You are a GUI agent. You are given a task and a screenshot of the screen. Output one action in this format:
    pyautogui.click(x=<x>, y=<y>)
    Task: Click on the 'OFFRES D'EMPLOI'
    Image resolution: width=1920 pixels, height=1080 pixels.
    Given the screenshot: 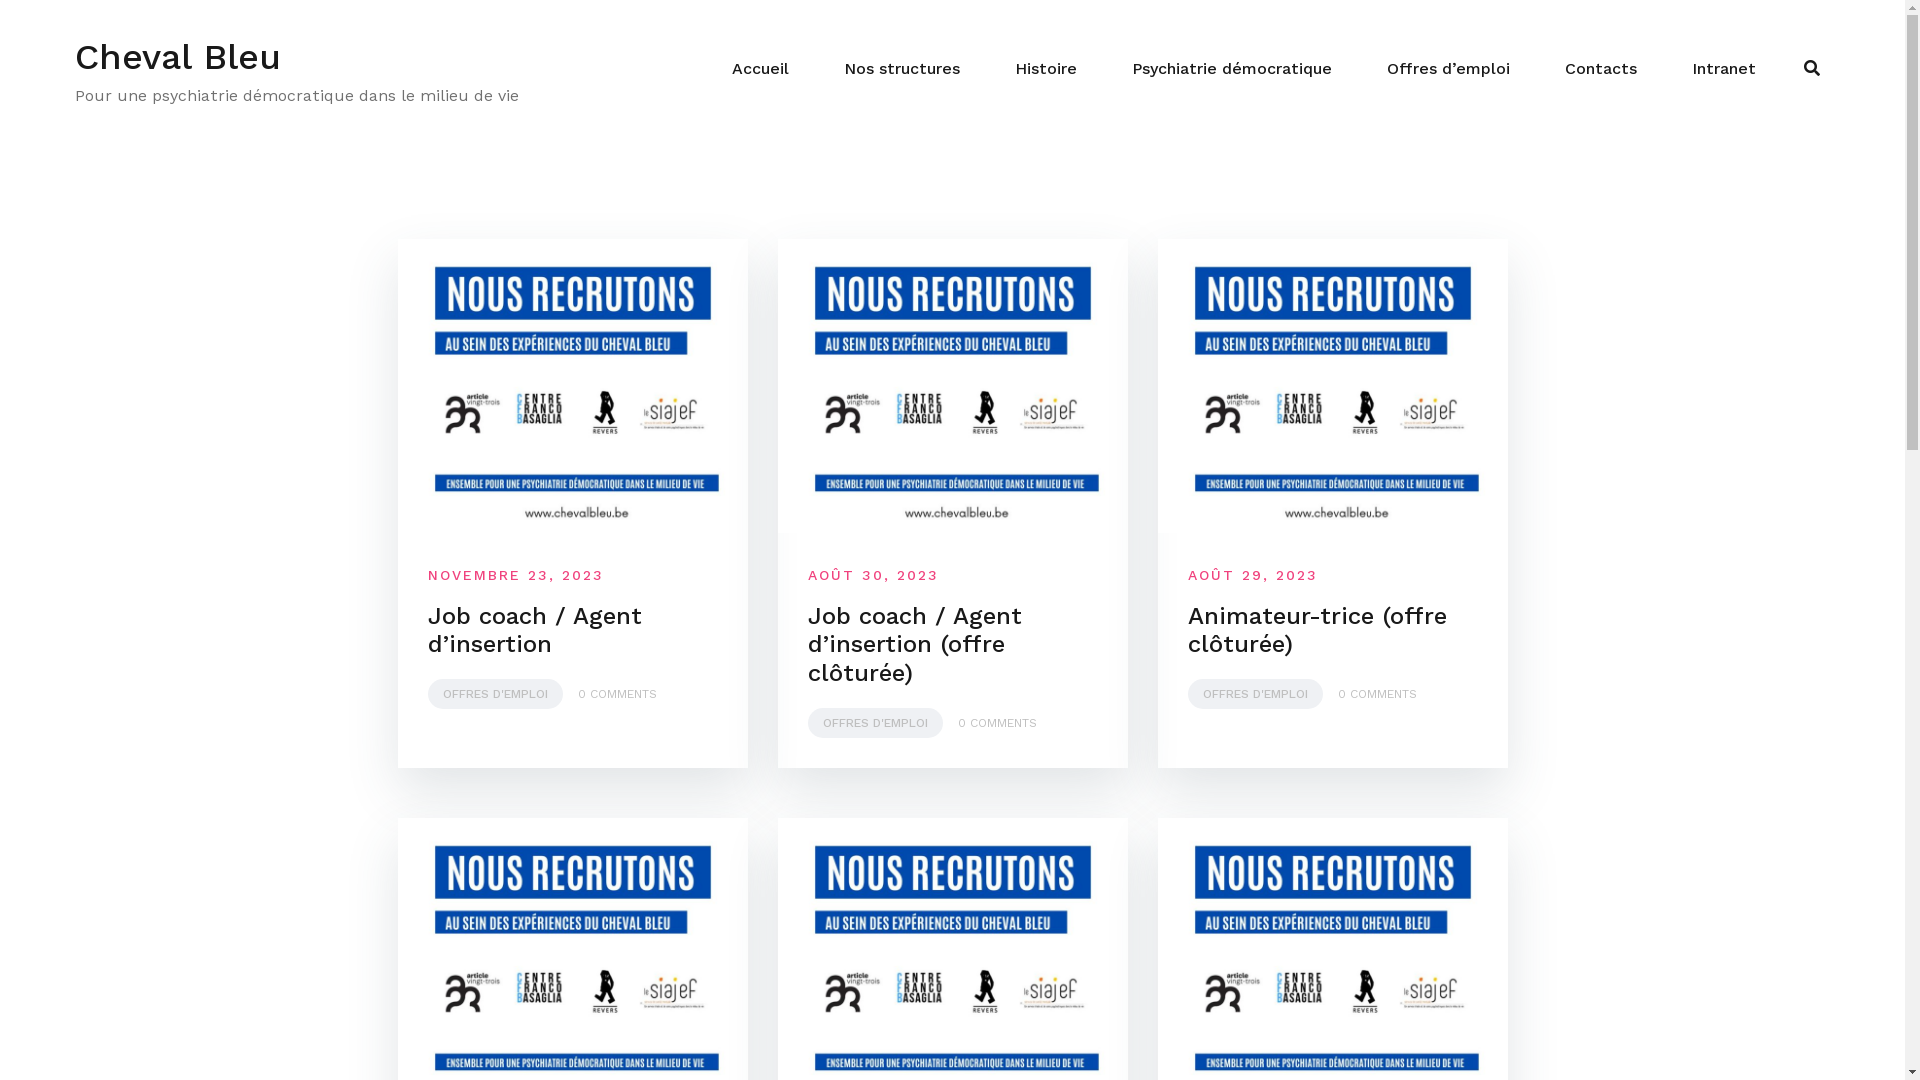 What is the action you would take?
    pyautogui.click(x=1254, y=693)
    